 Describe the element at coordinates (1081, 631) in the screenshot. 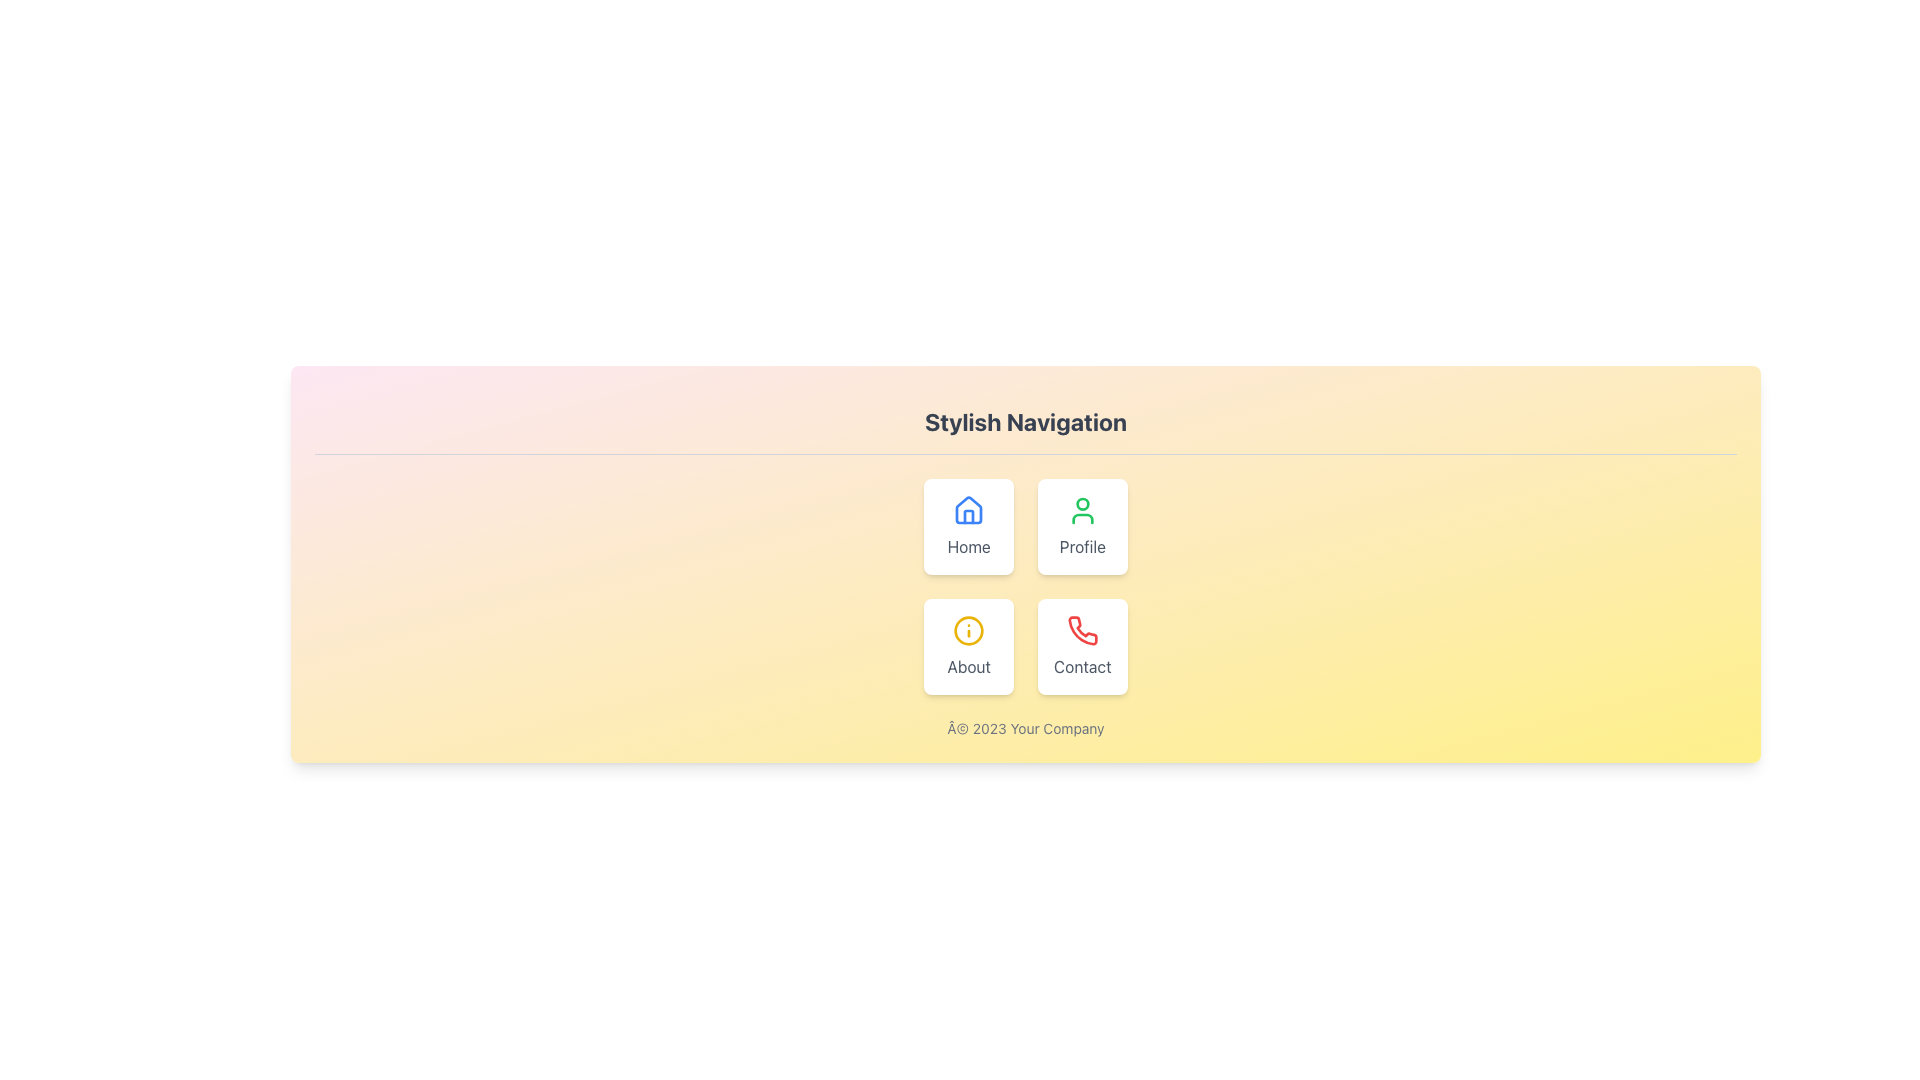

I see `the red phone icon located at the top of the 'Contact' card in the bottom-right quadrant of the interface` at that location.